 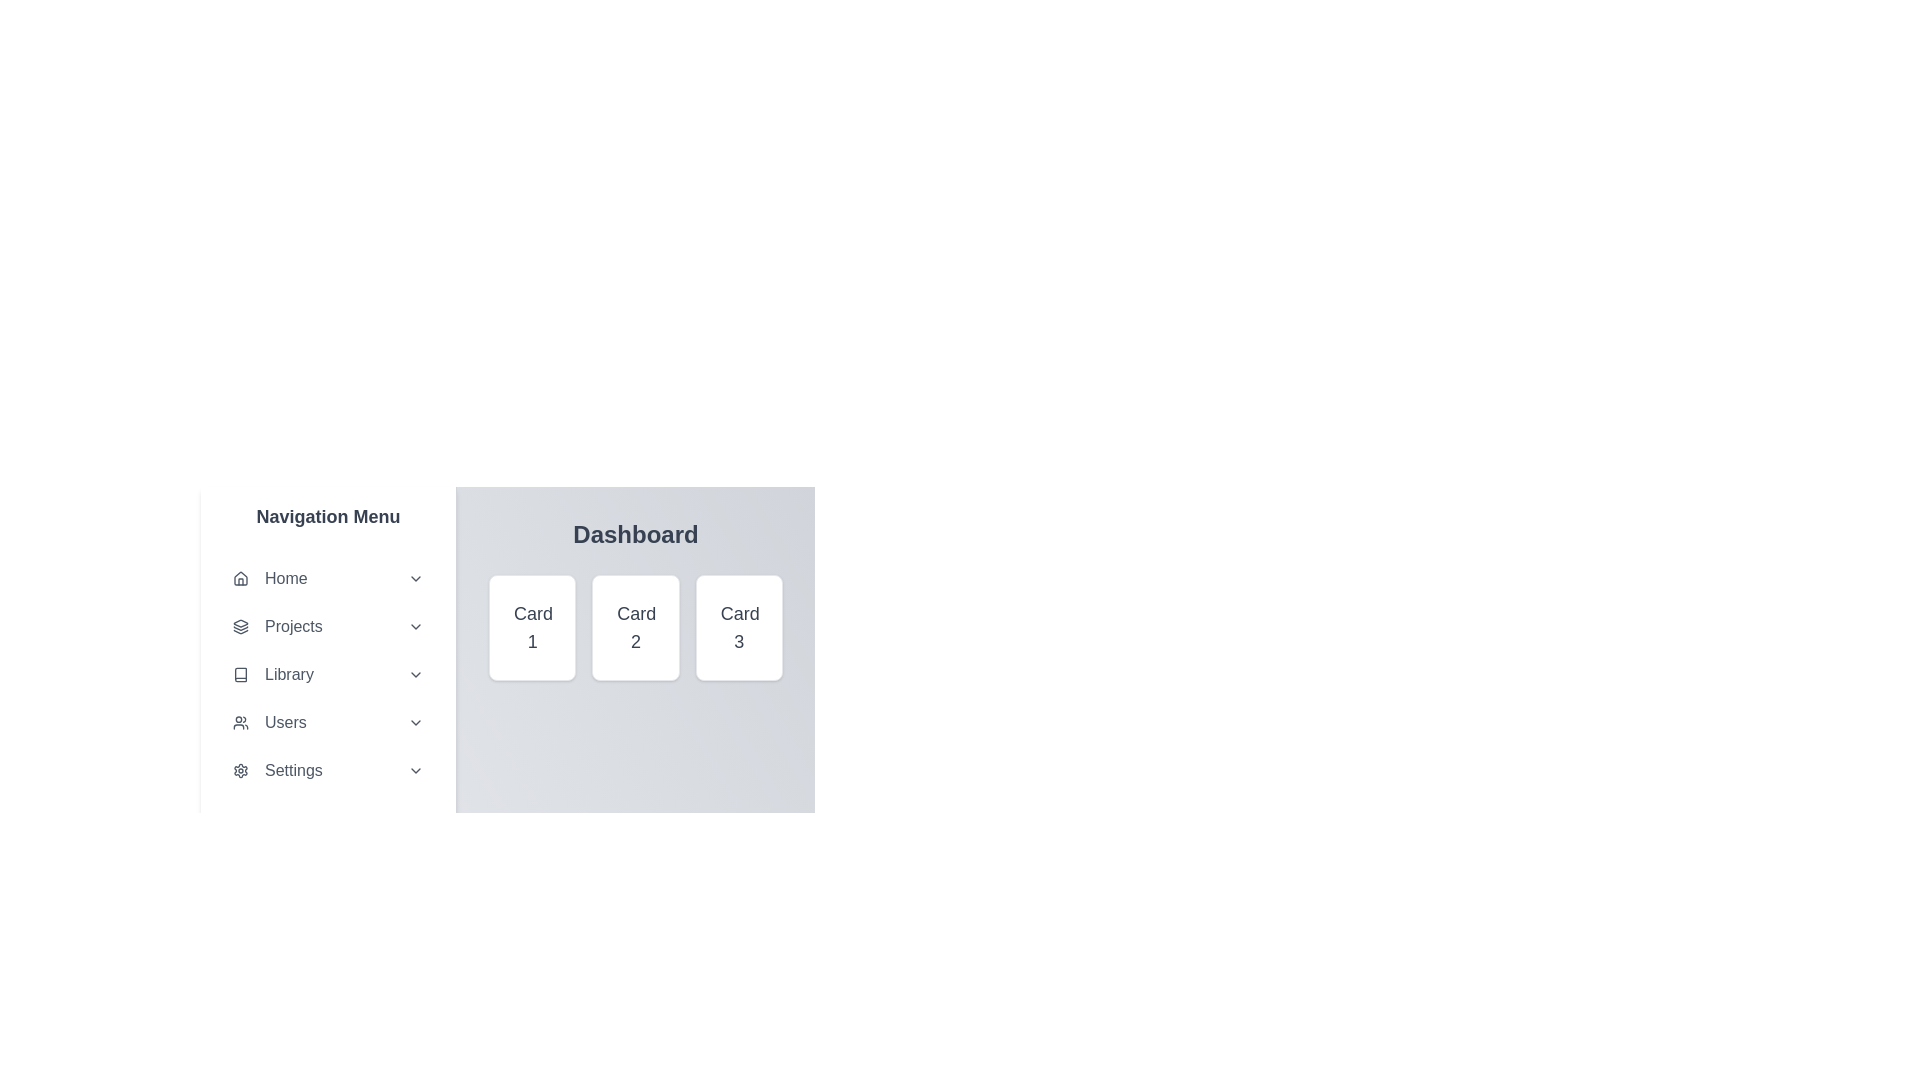 I want to click on the downward chevron icon located in the 'Users' section of the left sidebar to visually highlight it, so click(x=415, y=722).